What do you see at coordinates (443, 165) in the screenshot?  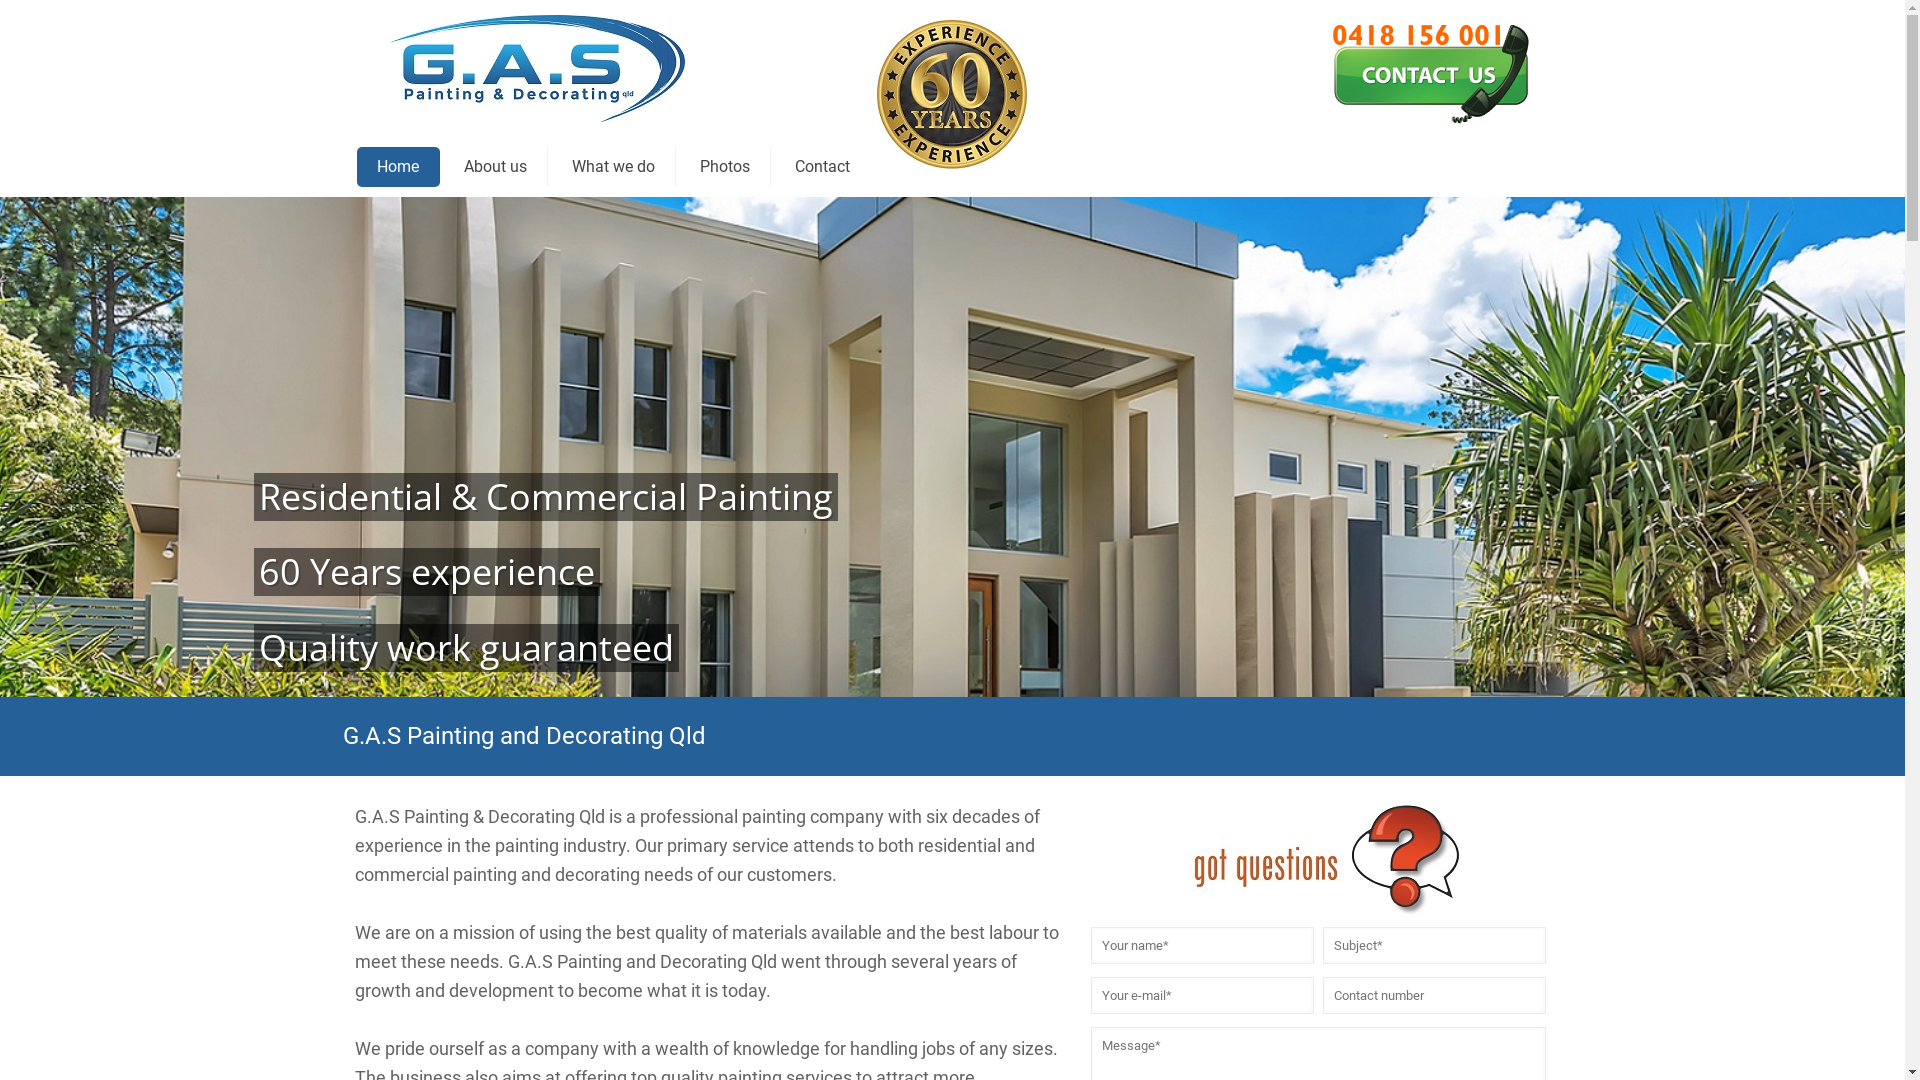 I see `'About us'` at bounding box center [443, 165].